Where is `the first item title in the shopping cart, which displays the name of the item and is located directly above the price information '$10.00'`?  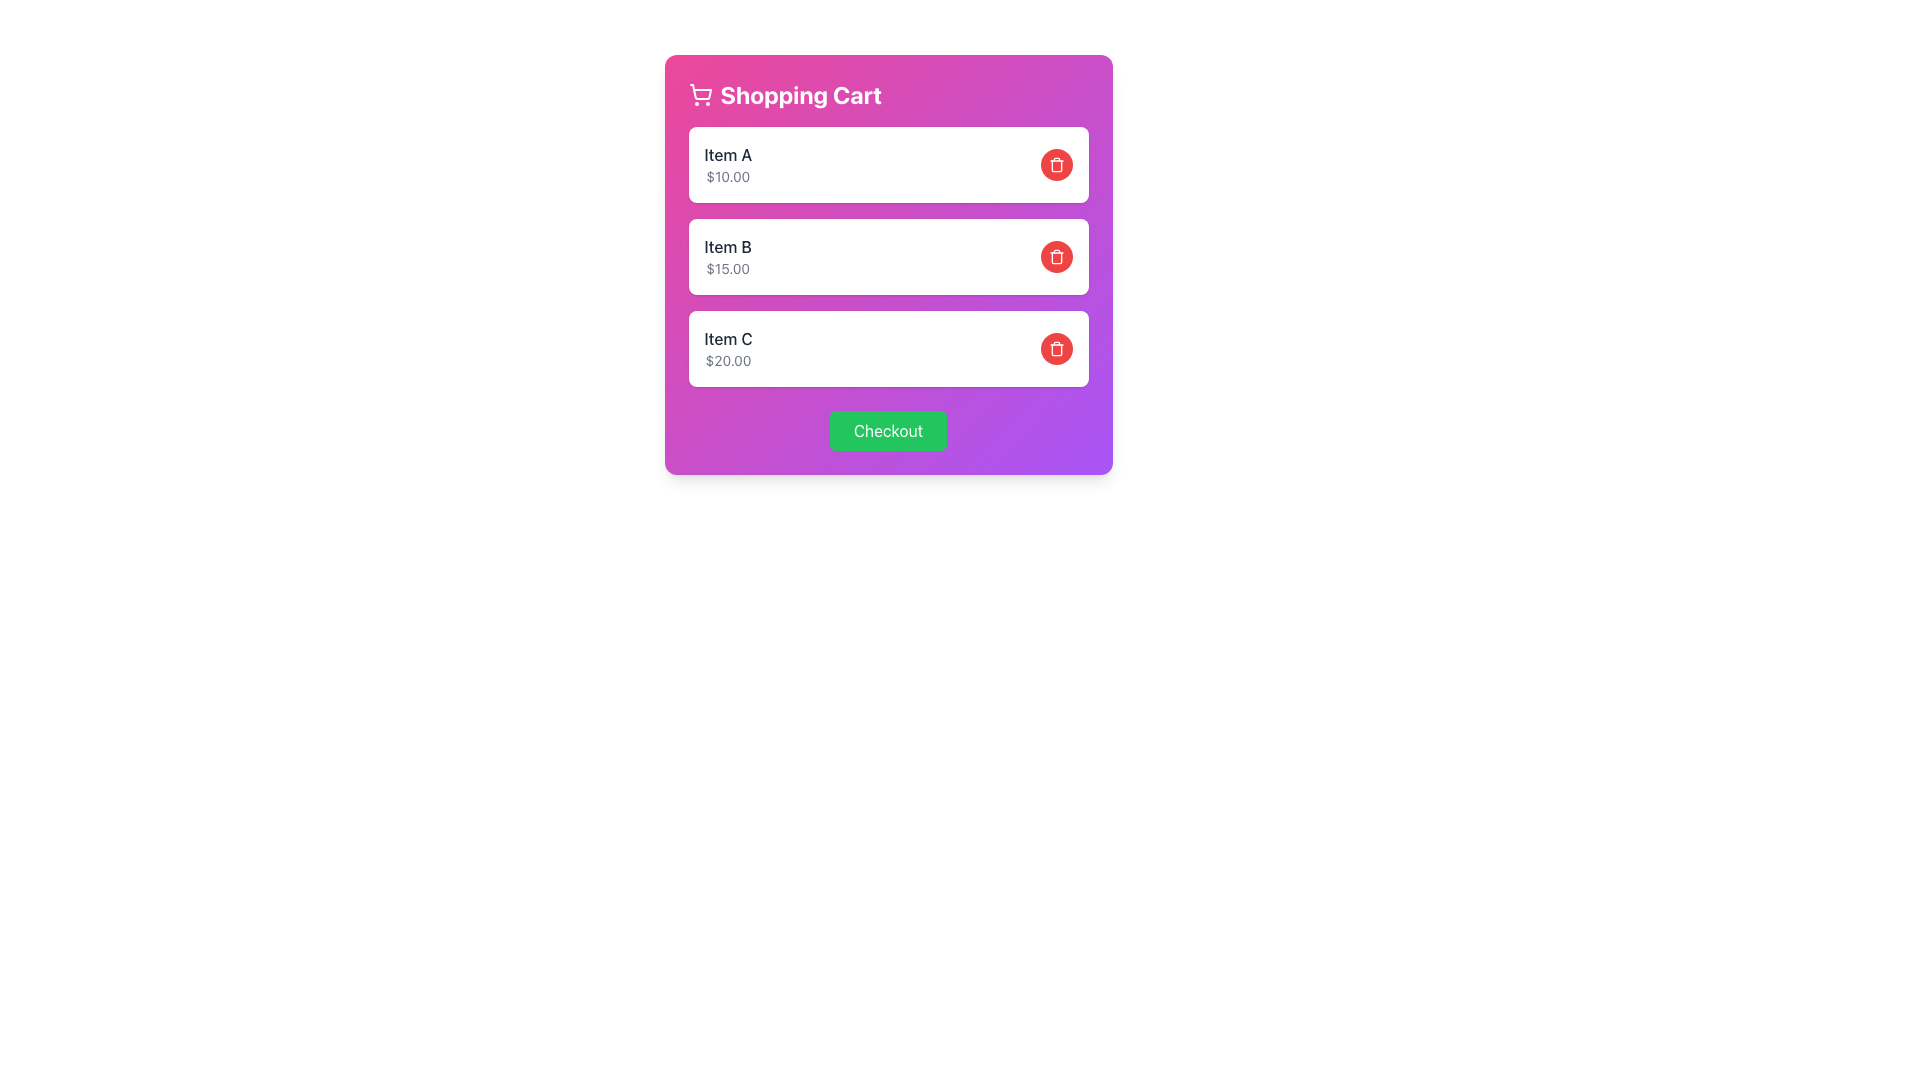 the first item title in the shopping cart, which displays the name of the item and is located directly above the price information '$10.00' is located at coordinates (727, 153).